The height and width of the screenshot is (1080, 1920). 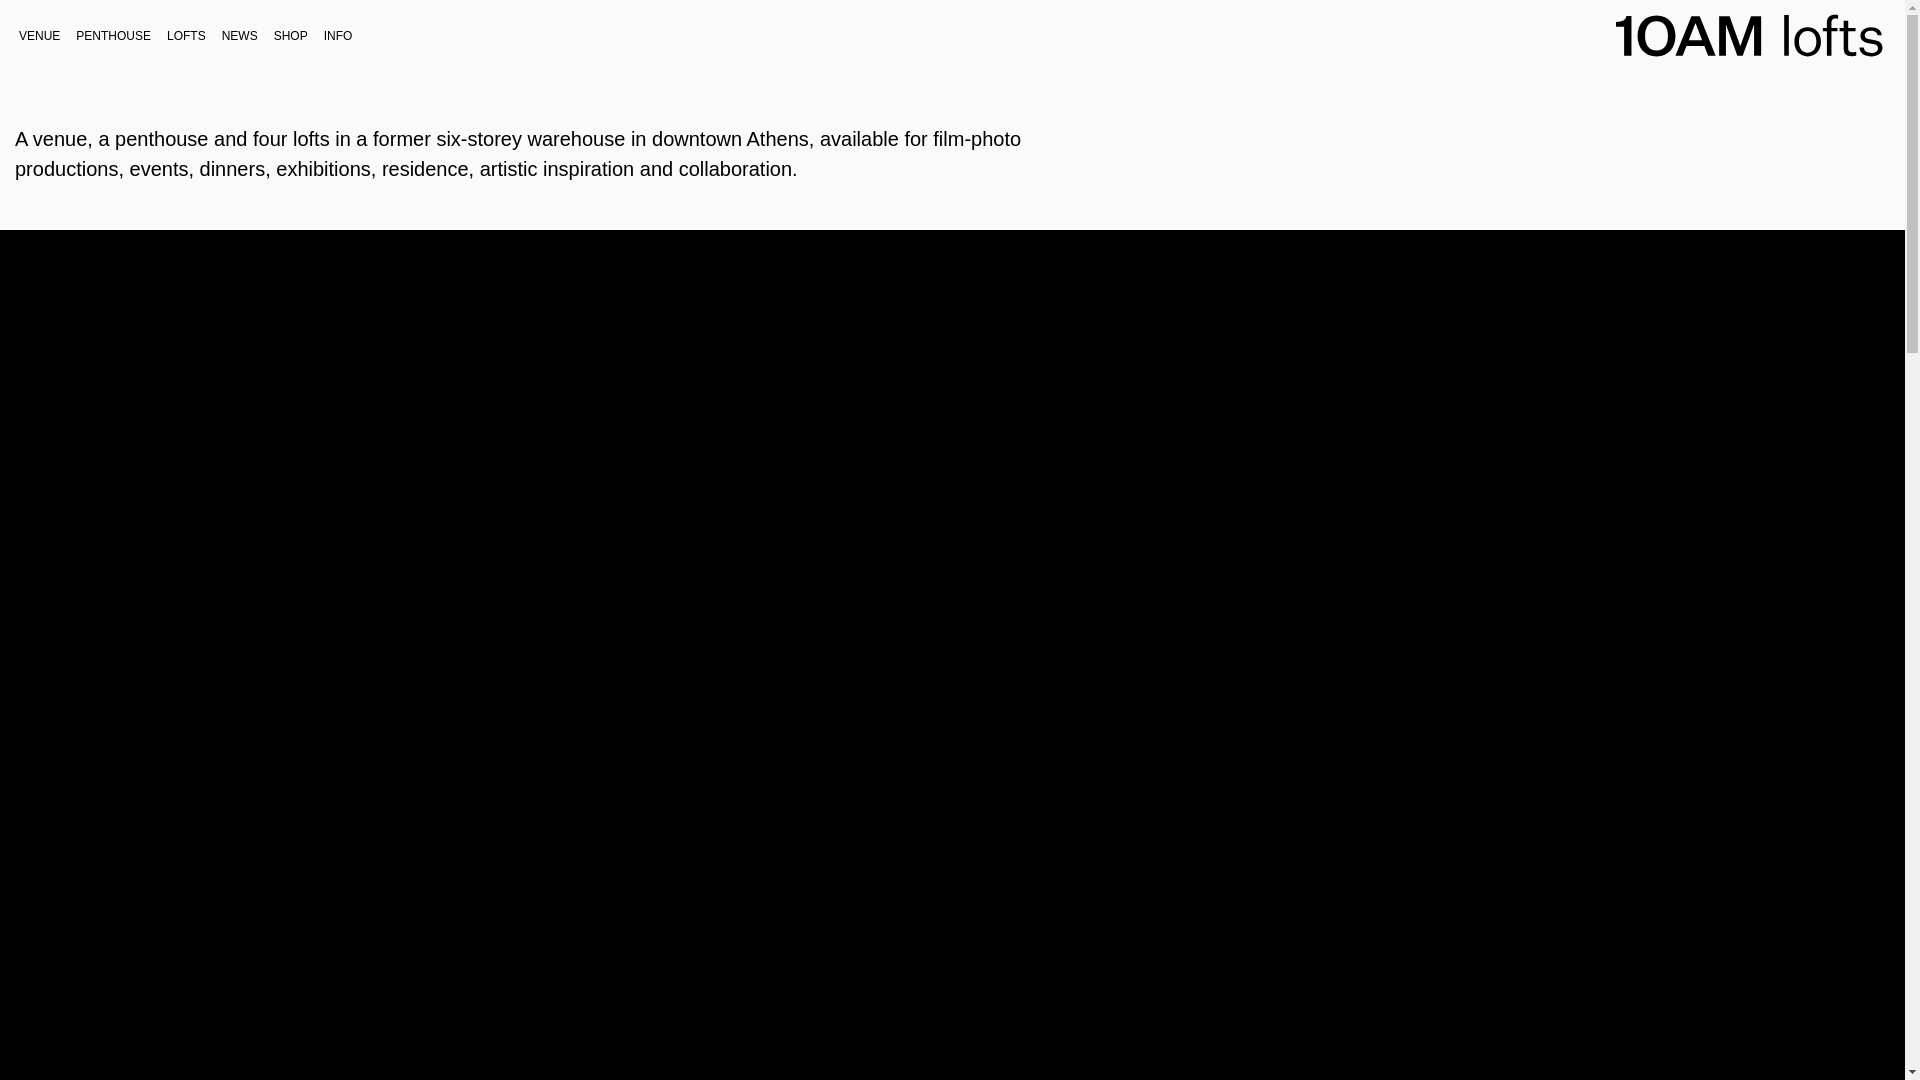 I want to click on '10AM lofts', so click(x=1728, y=92).